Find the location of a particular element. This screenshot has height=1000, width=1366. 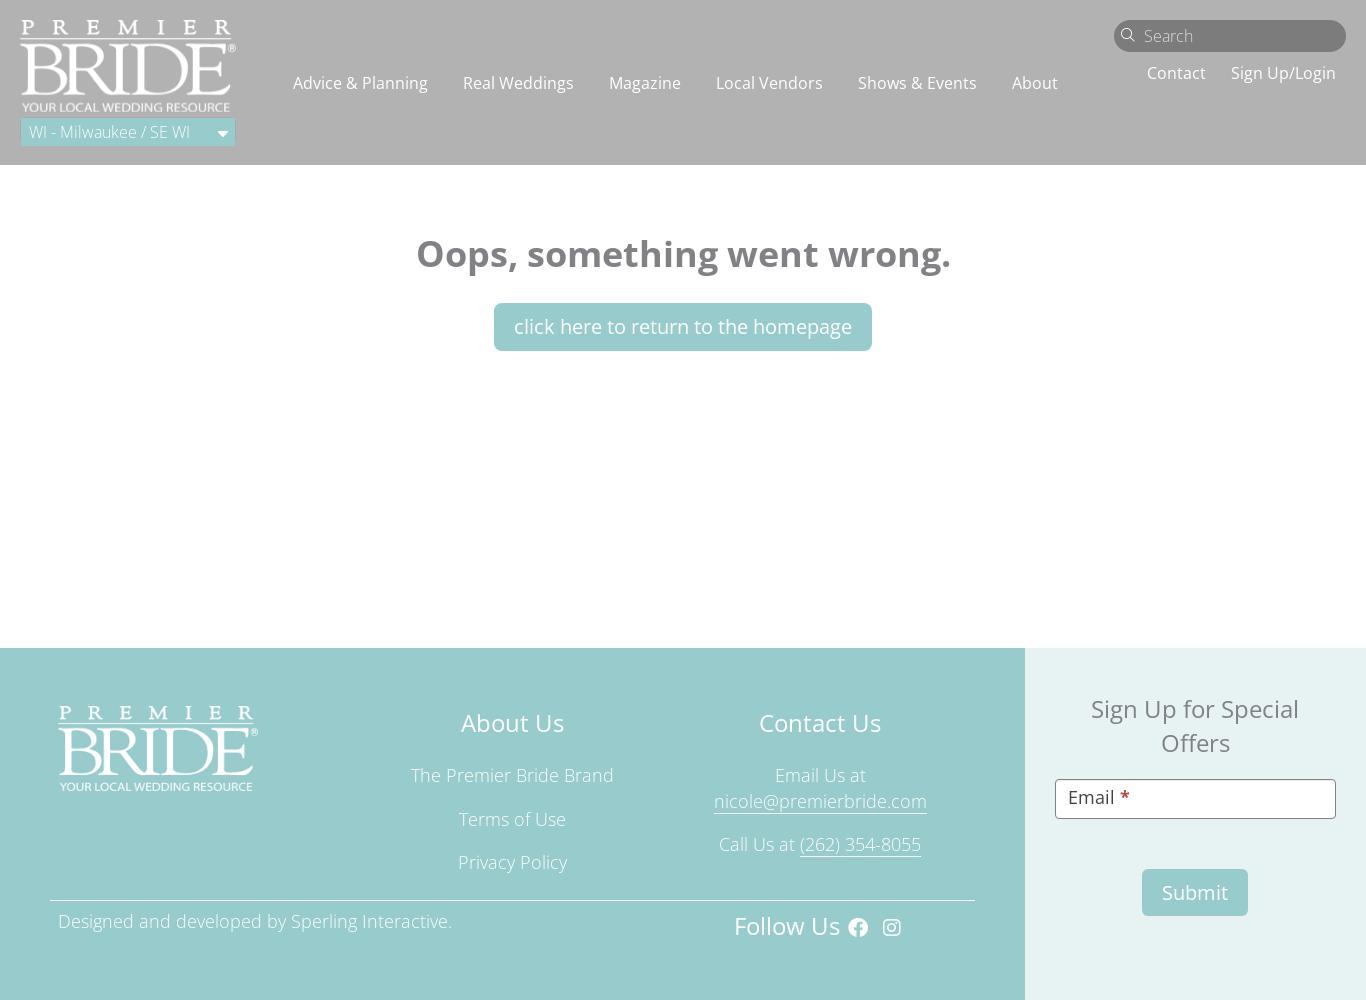

'Alterations' is located at coordinates (133, 150).